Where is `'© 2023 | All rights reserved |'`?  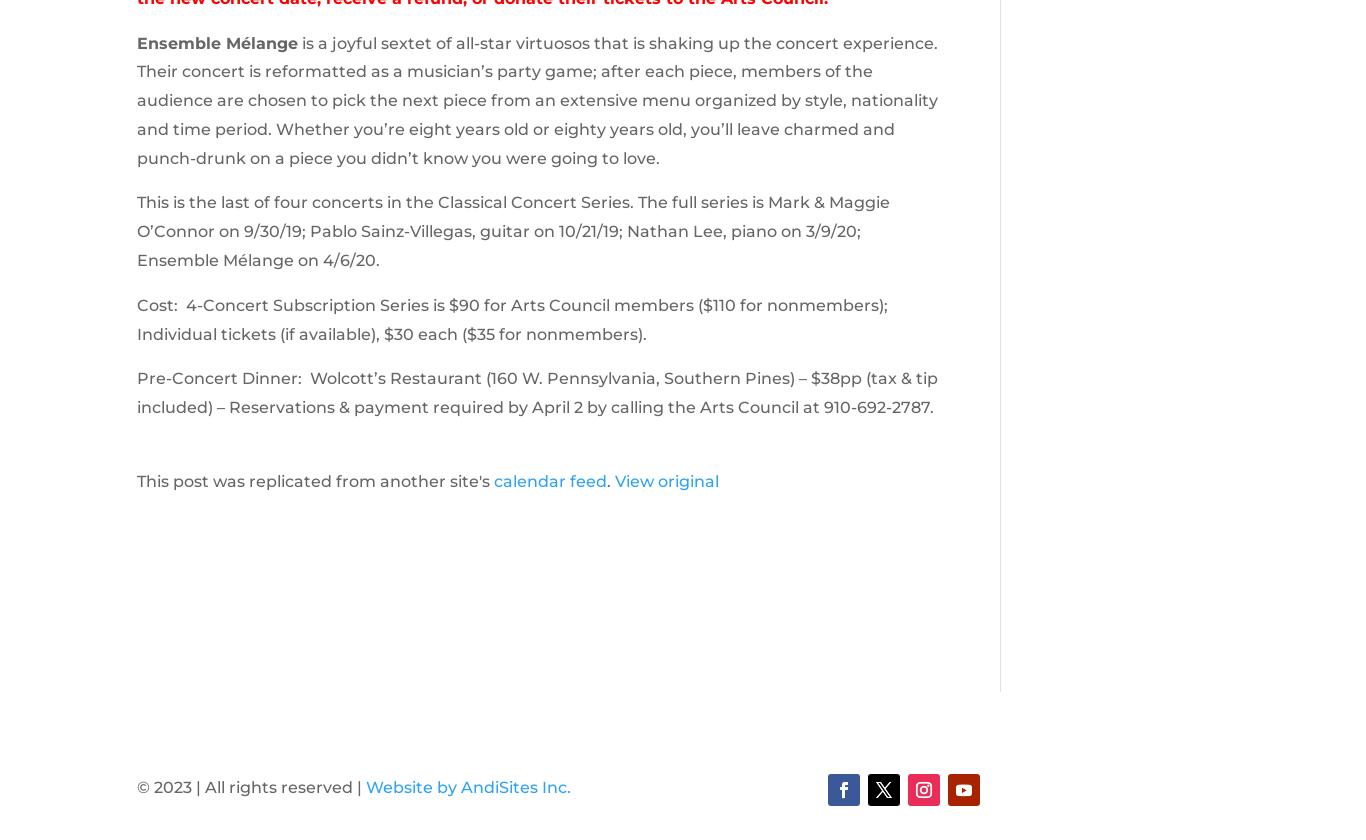 '© 2023 | All rights reserved |' is located at coordinates (250, 786).